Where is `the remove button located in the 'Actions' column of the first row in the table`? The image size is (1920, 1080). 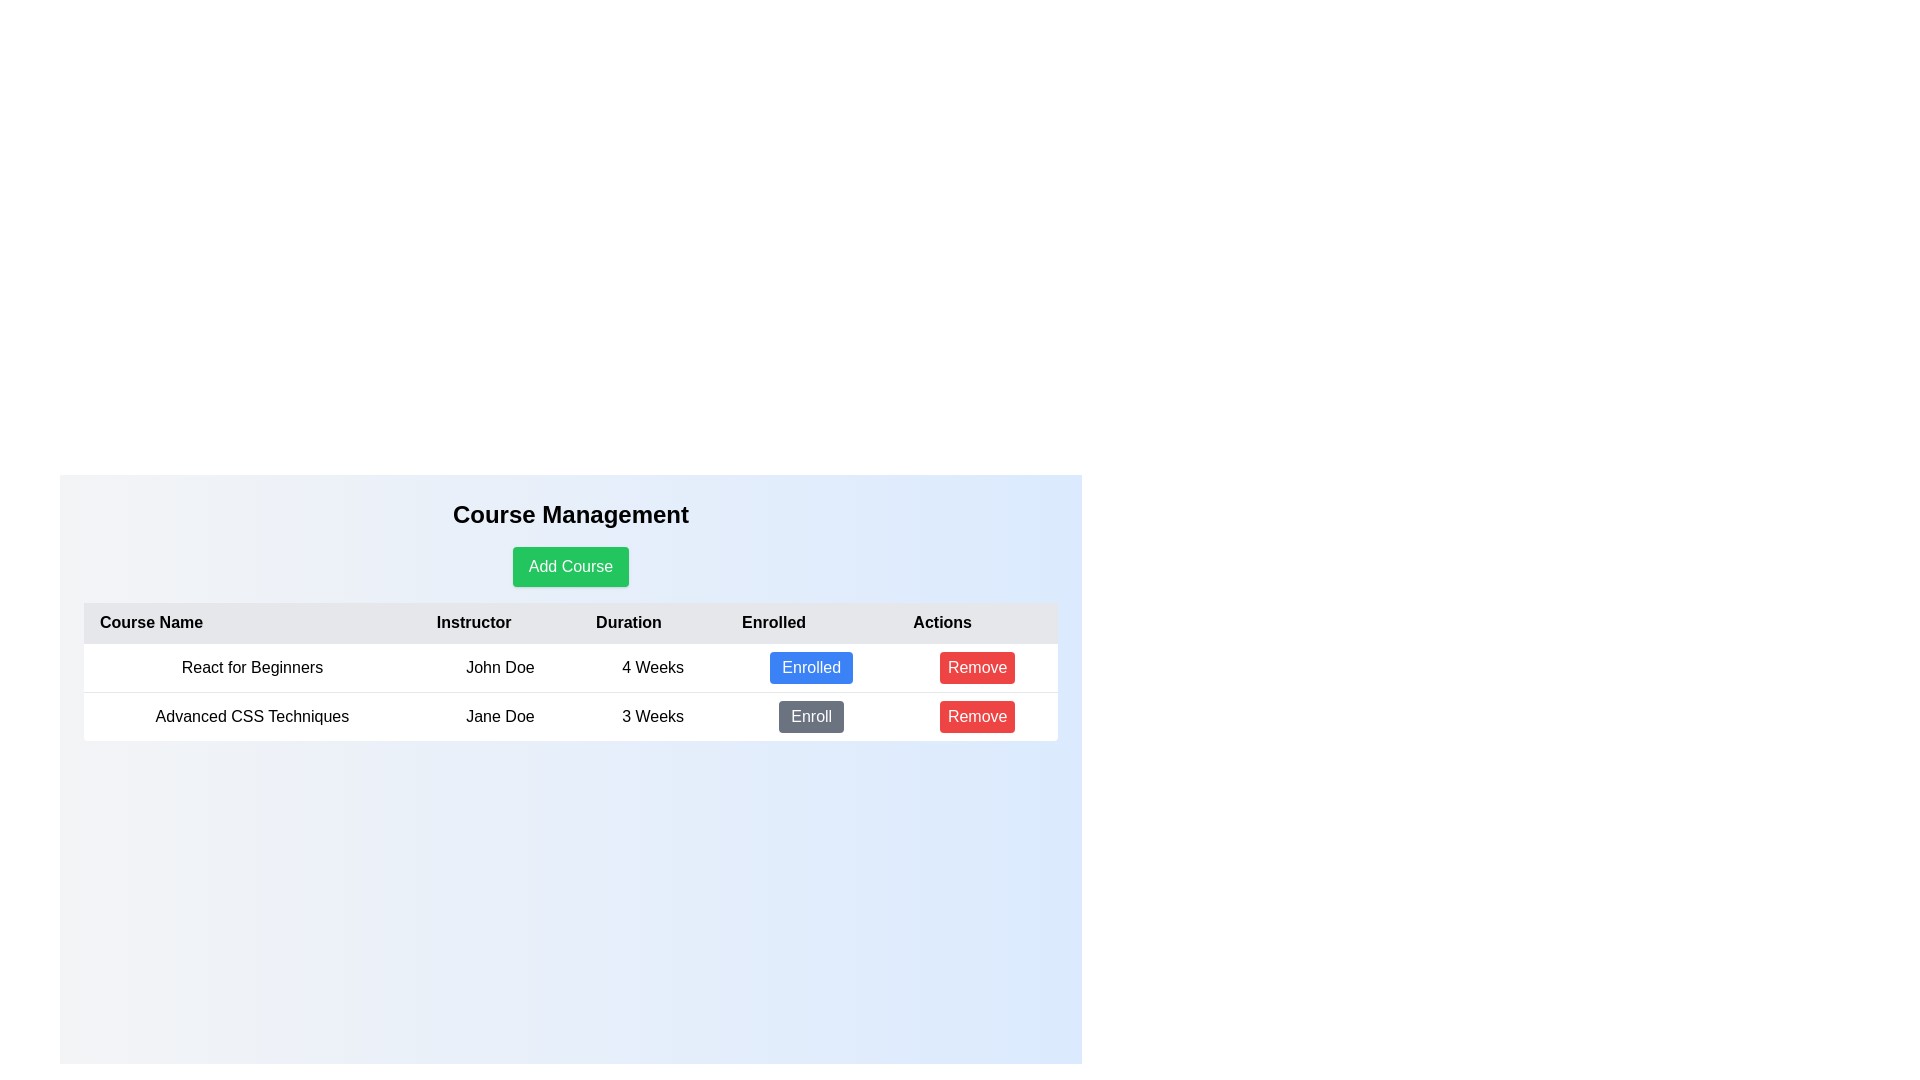 the remove button located in the 'Actions' column of the first row in the table is located at coordinates (977, 667).